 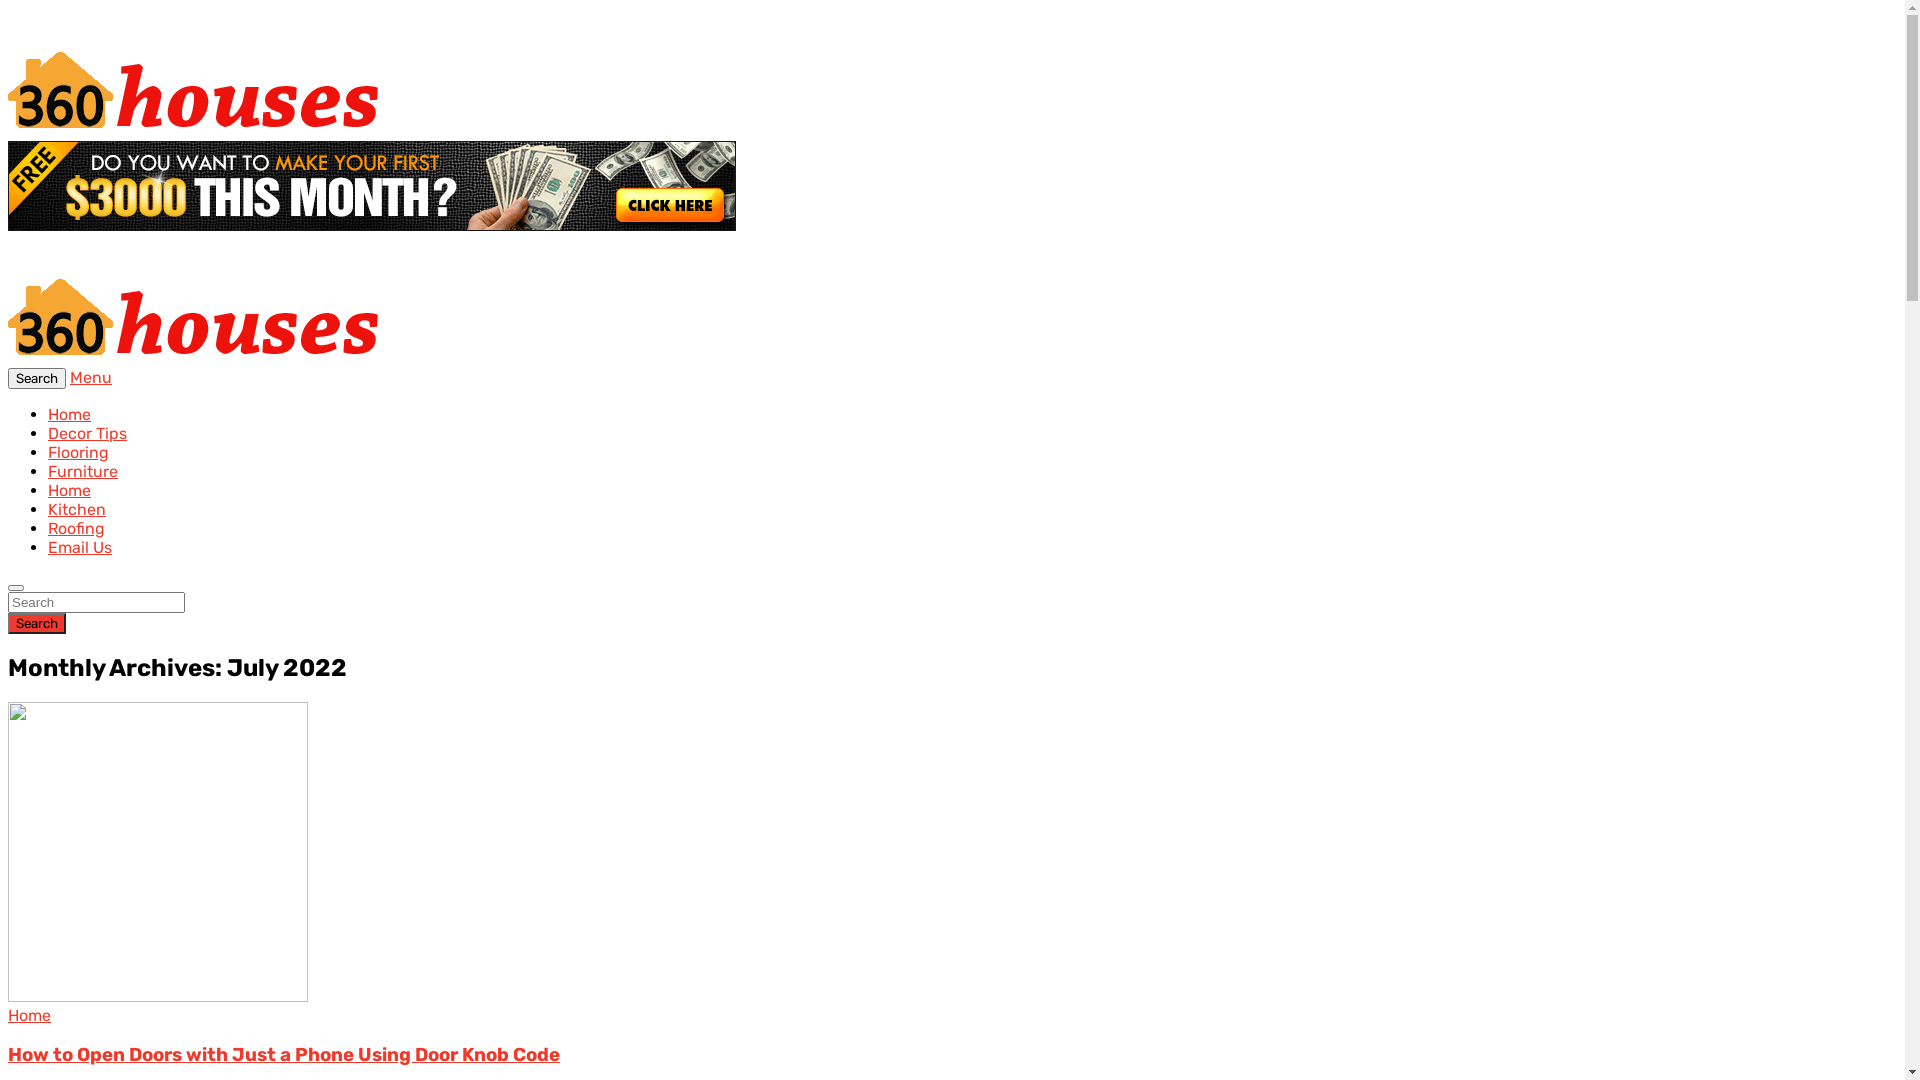 What do you see at coordinates (69, 413) in the screenshot?
I see `'Home'` at bounding box center [69, 413].